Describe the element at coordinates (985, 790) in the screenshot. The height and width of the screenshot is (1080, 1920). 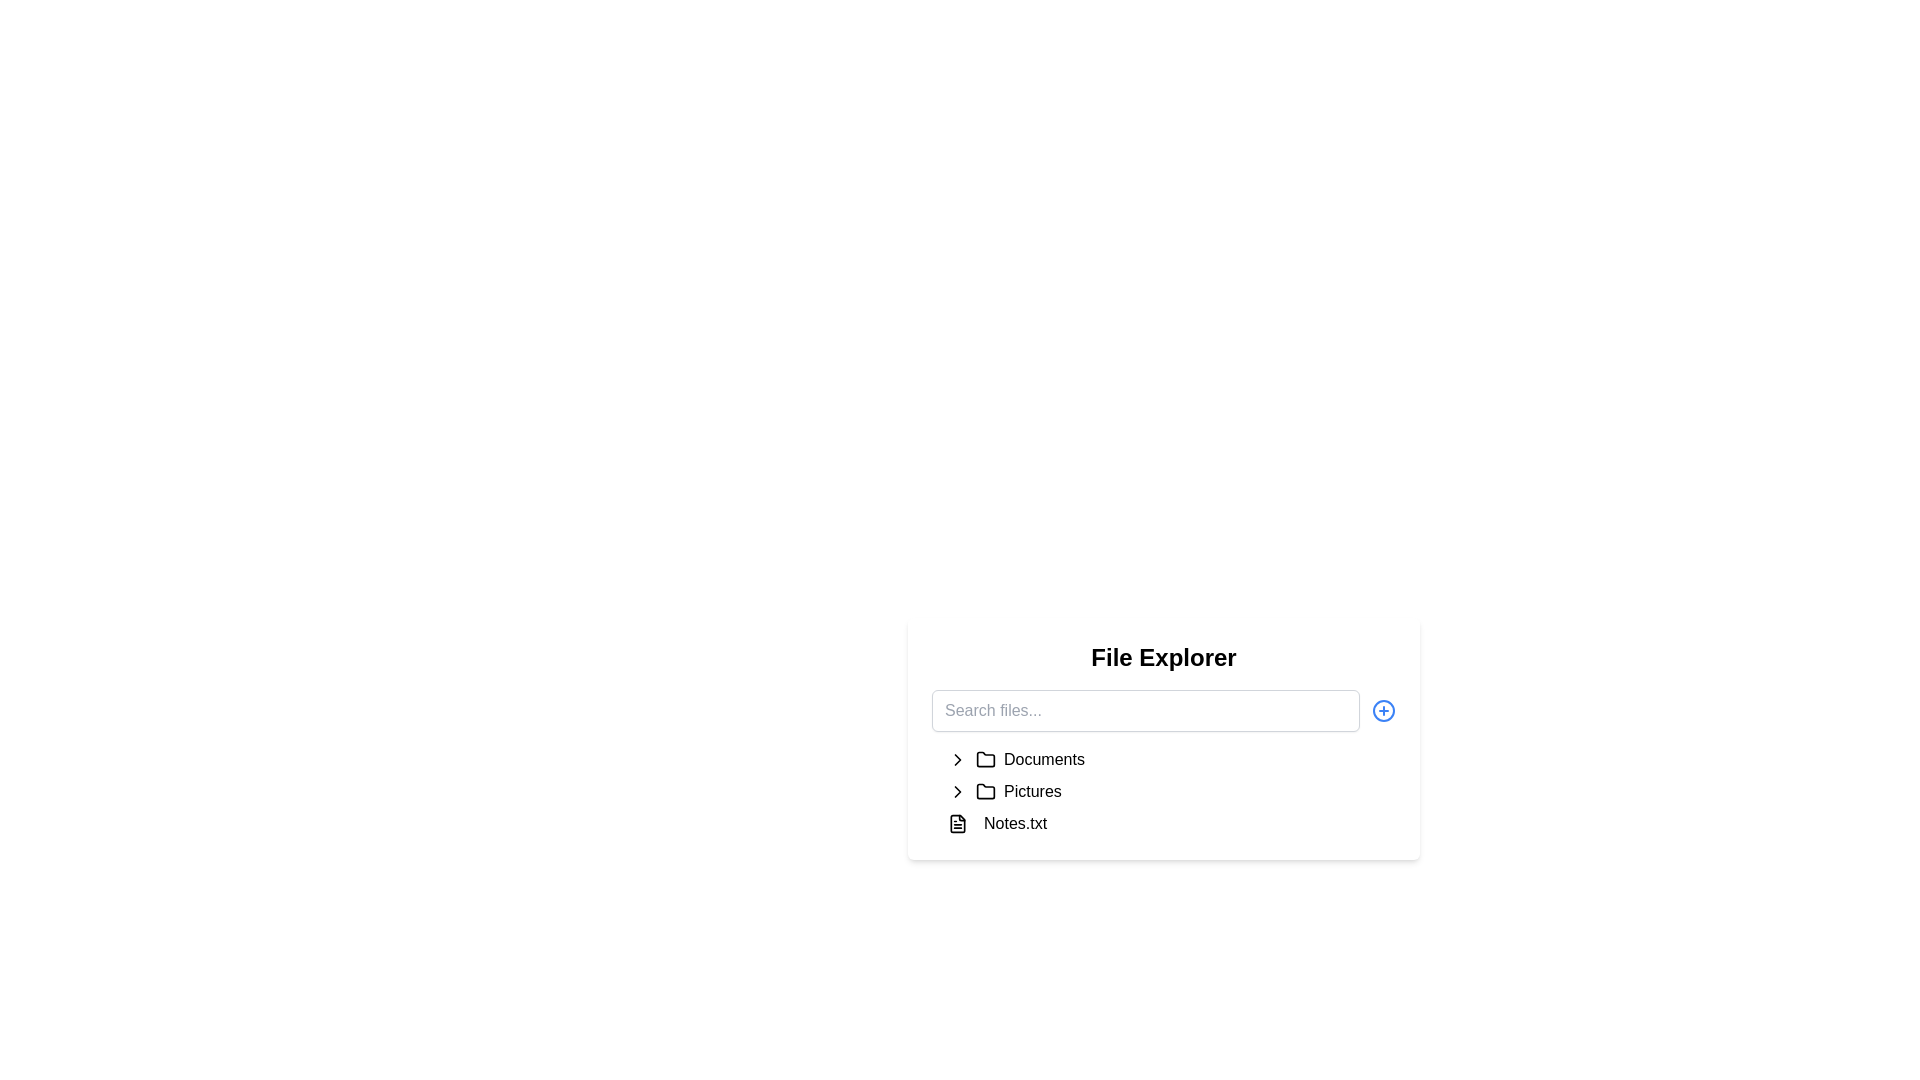
I see `the folder icon for 'Pictures', which is the second icon from the left in a file explorer list` at that location.